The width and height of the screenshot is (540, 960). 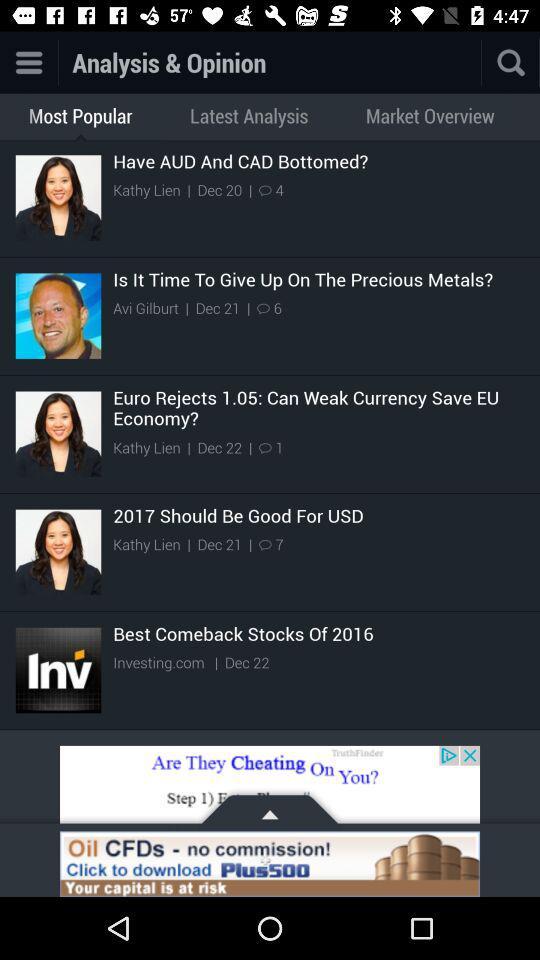 What do you see at coordinates (27, 62) in the screenshot?
I see `menu option` at bounding box center [27, 62].